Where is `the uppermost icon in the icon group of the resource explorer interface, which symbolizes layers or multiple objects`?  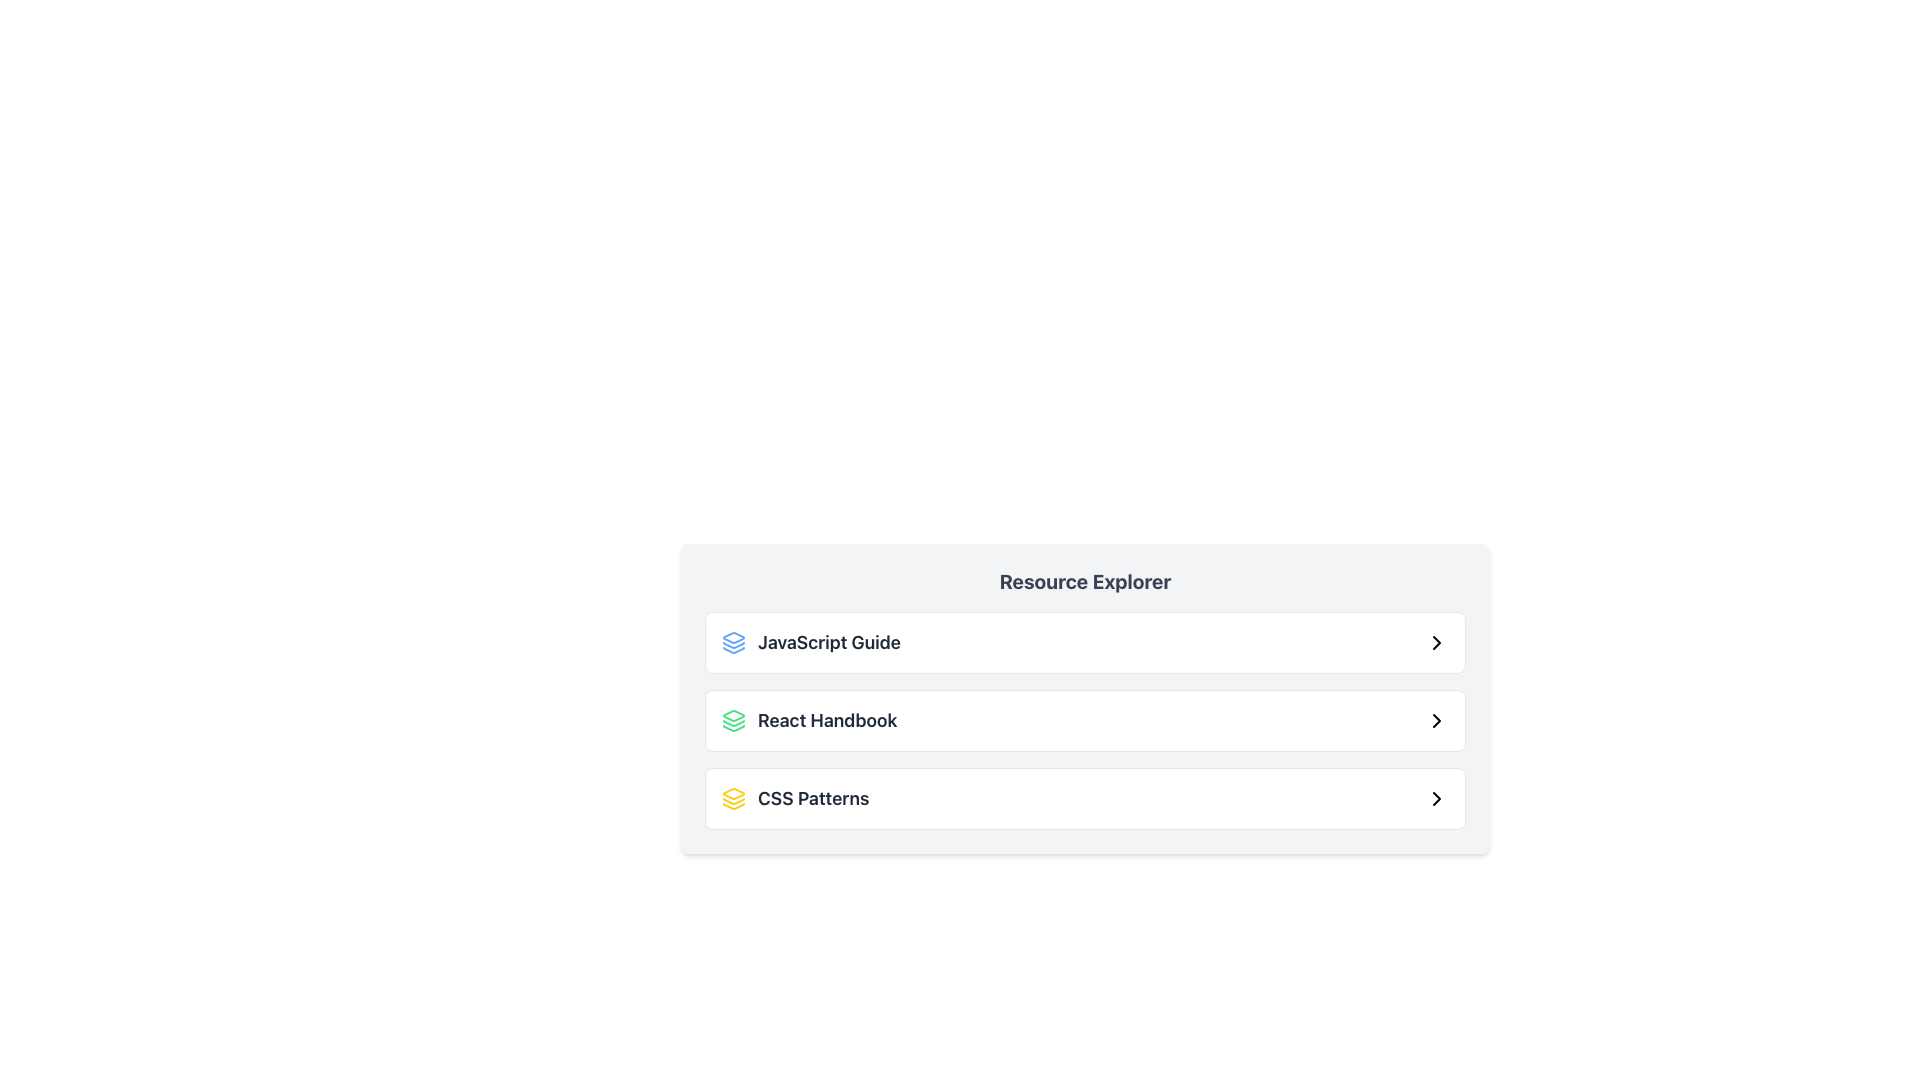 the uppermost icon in the icon group of the resource explorer interface, which symbolizes layers or multiple objects is located at coordinates (733, 637).